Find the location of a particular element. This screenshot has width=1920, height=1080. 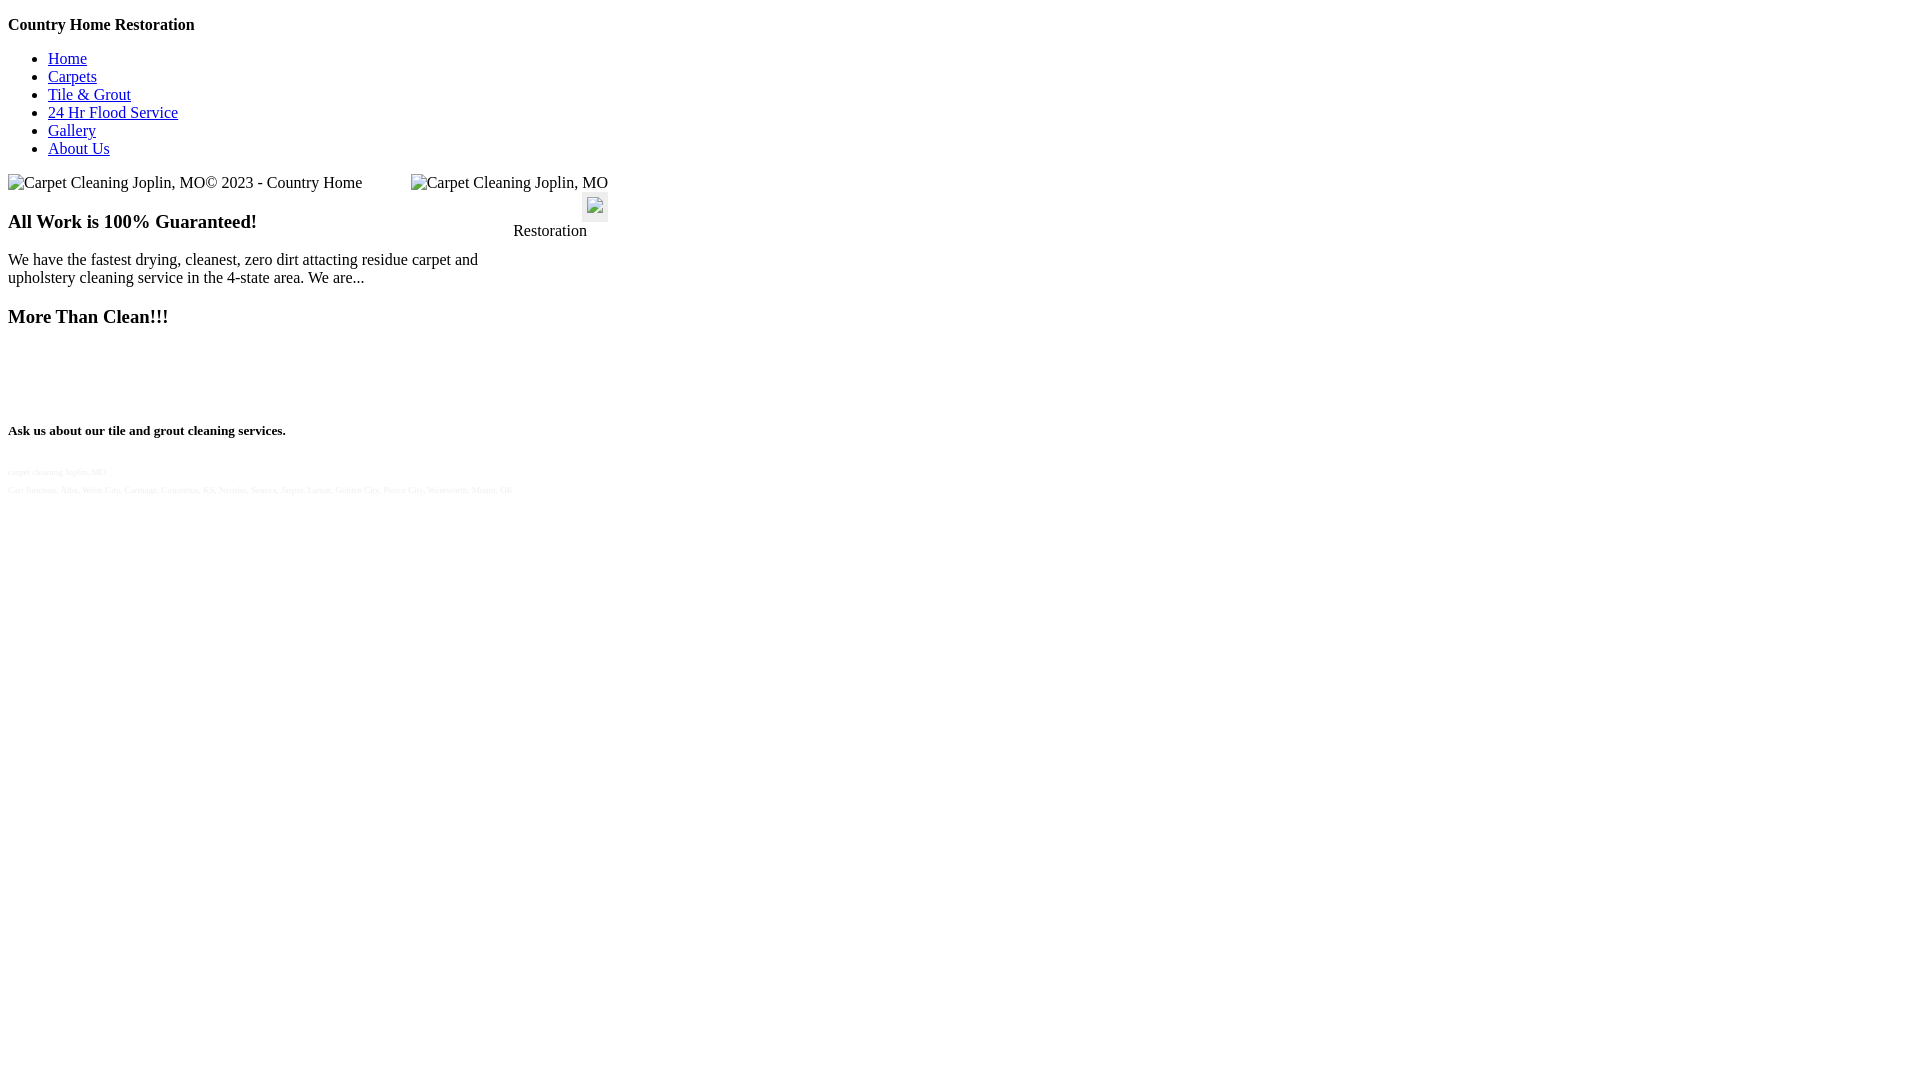

'24 Hr Flood Service' is located at coordinates (48, 112).